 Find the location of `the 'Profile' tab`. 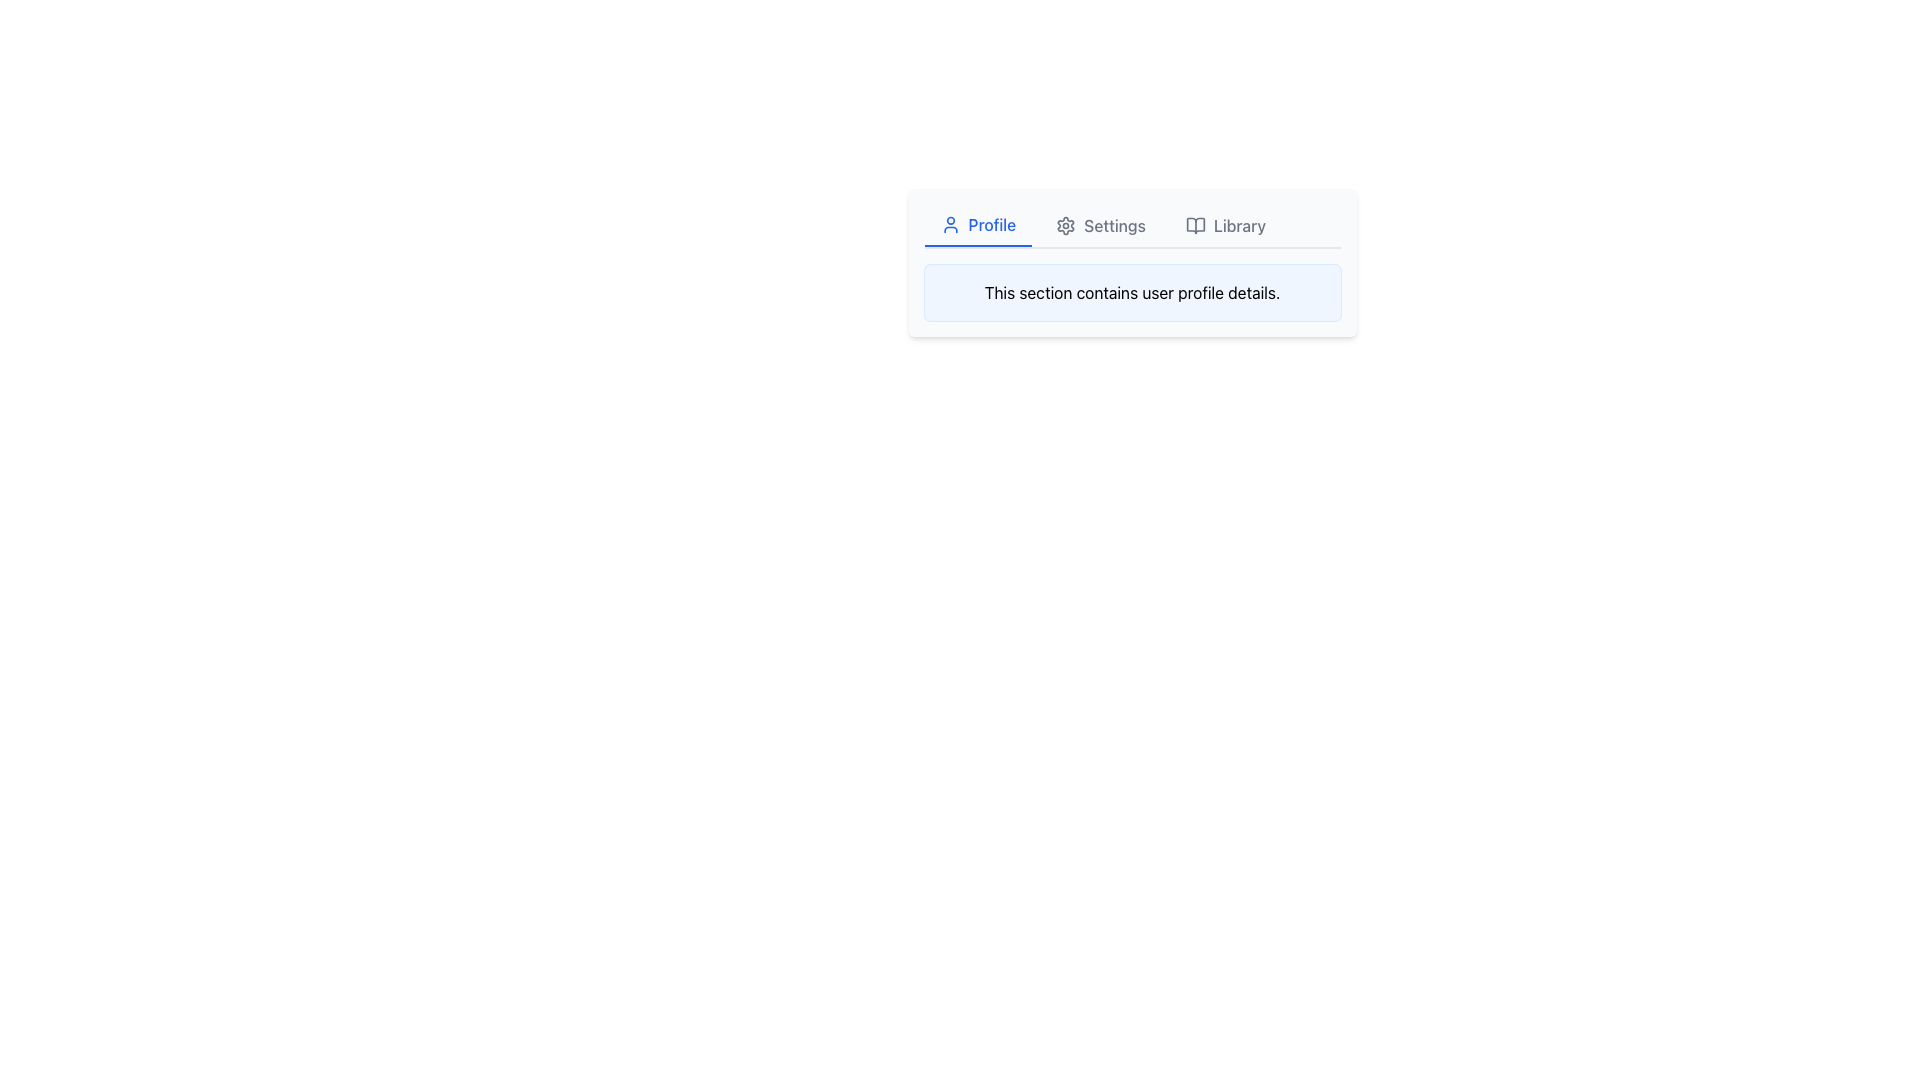

the 'Profile' tab is located at coordinates (978, 225).